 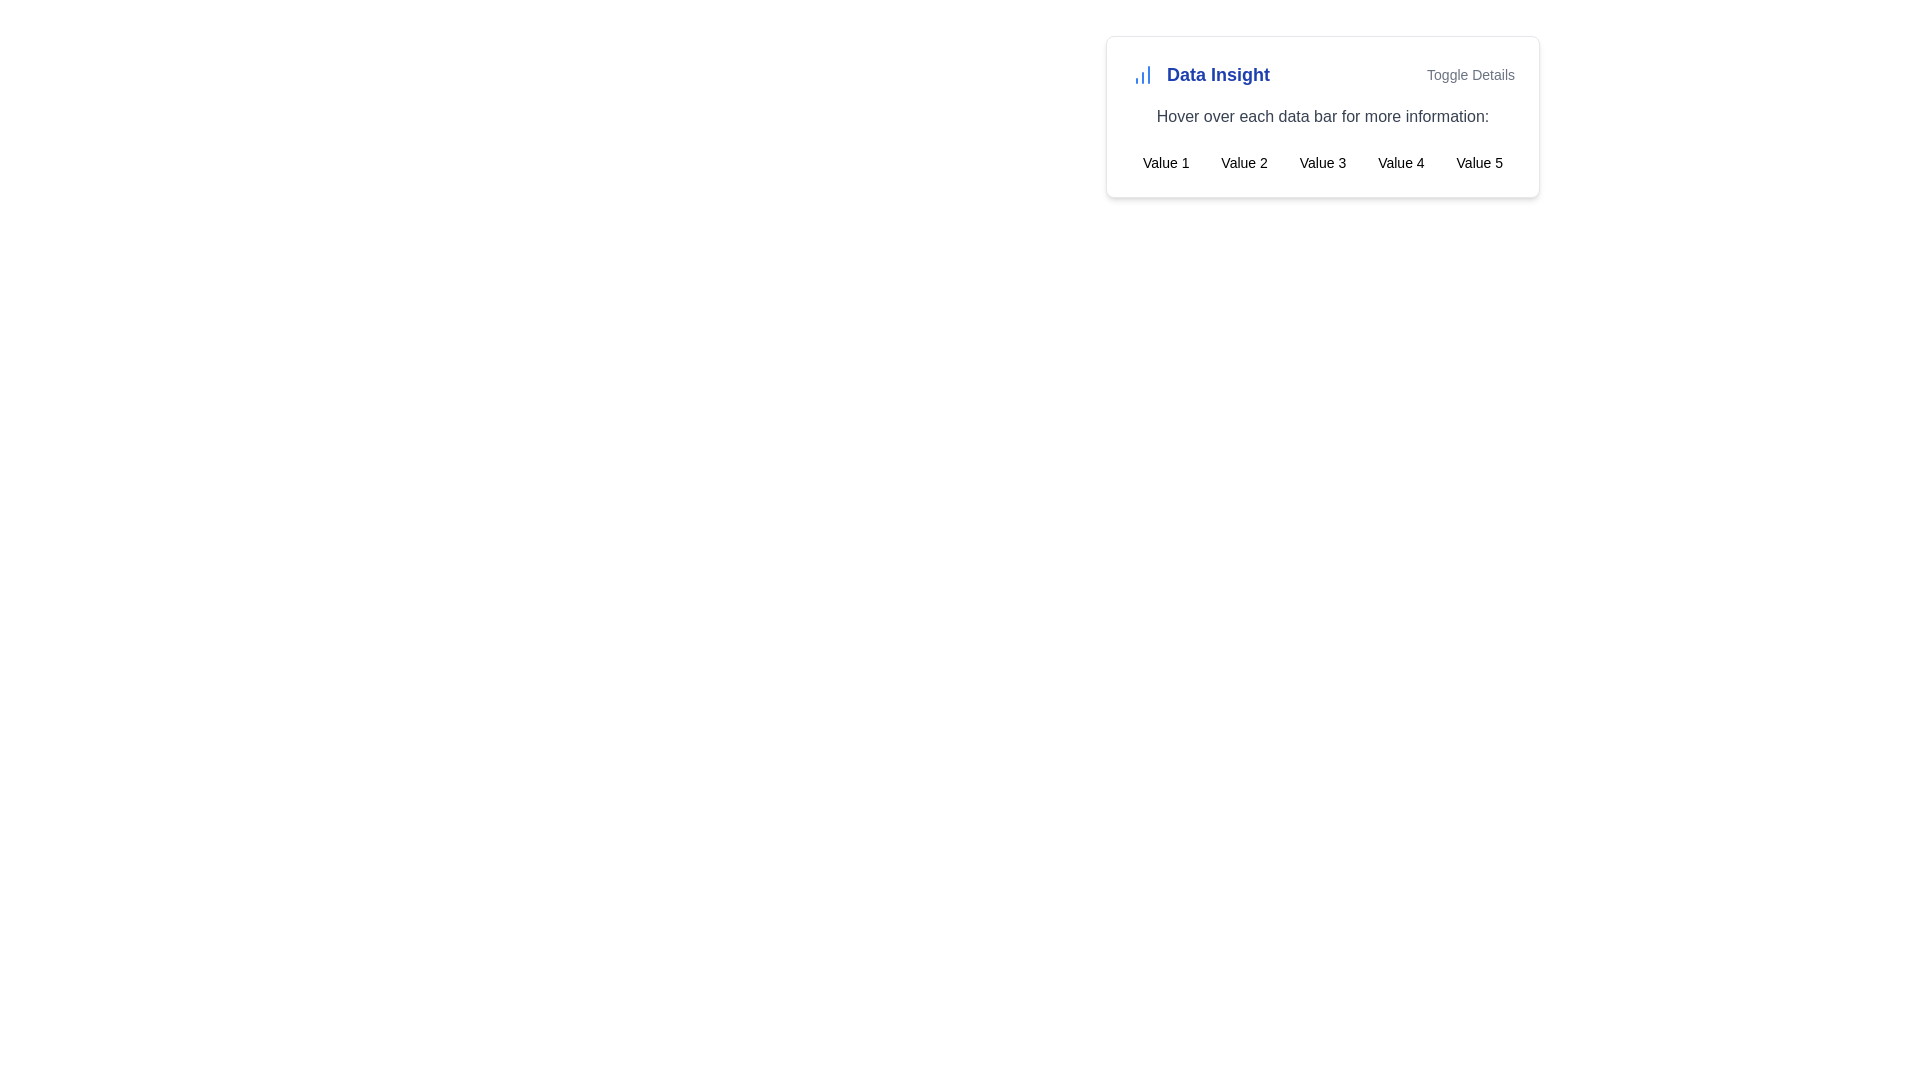 I want to click on the blue bar chart icon located to the left of the text 'Data Insight', so click(x=1142, y=73).